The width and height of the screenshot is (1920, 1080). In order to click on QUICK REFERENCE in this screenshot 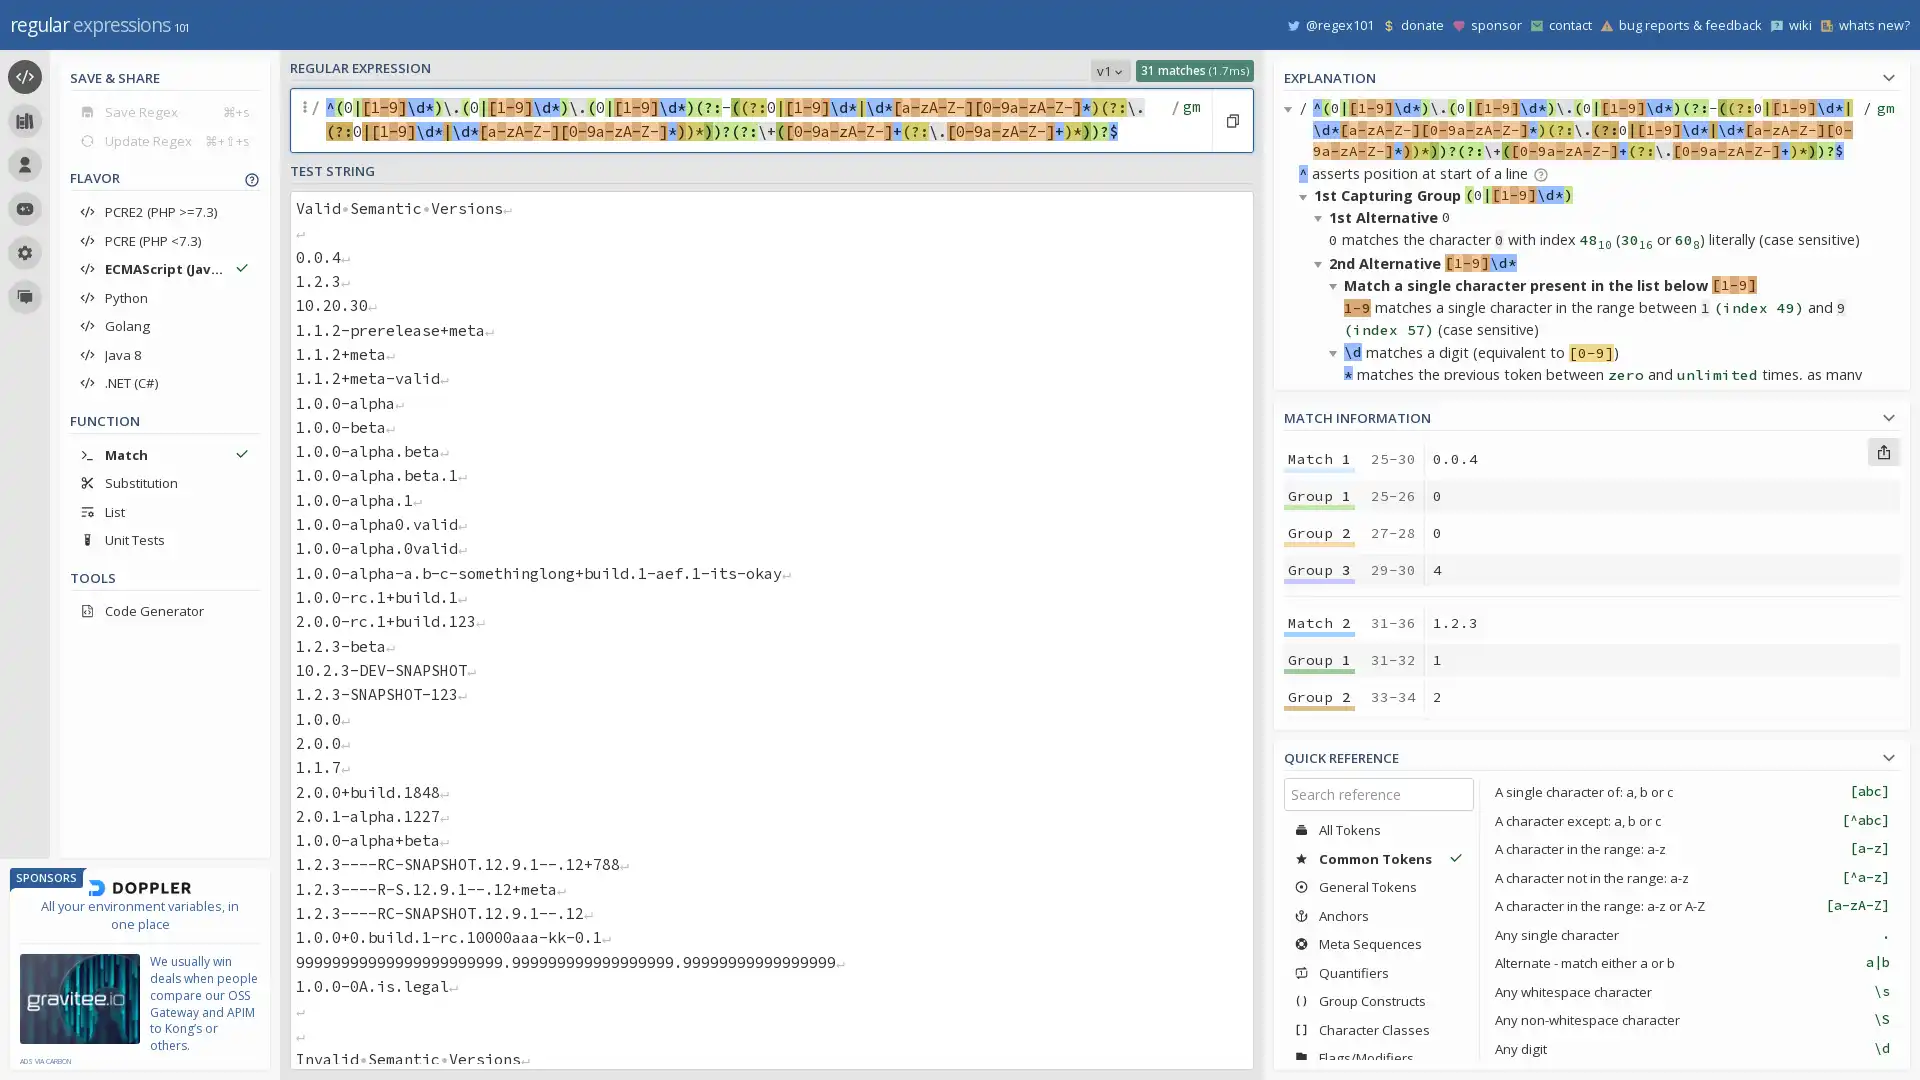, I will do `click(1591, 755)`.